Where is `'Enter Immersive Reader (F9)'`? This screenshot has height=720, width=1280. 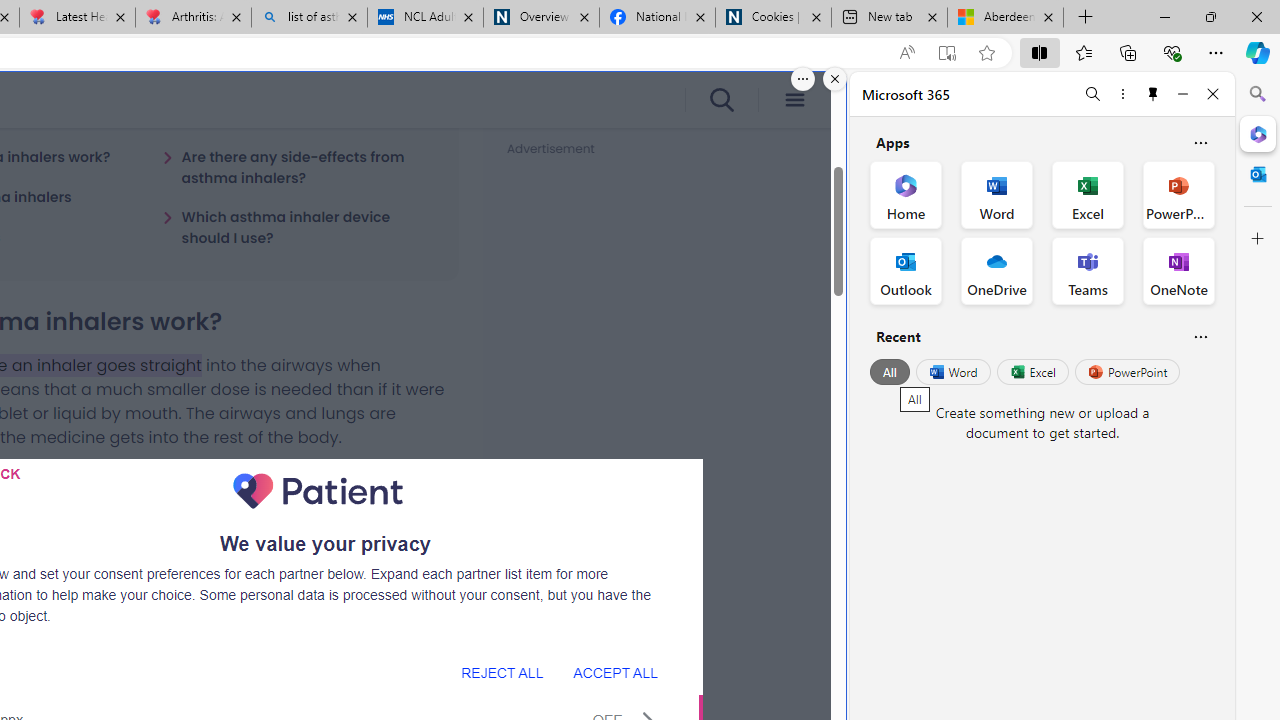
'Enter Immersive Reader (F9)' is located at coordinates (945, 52).